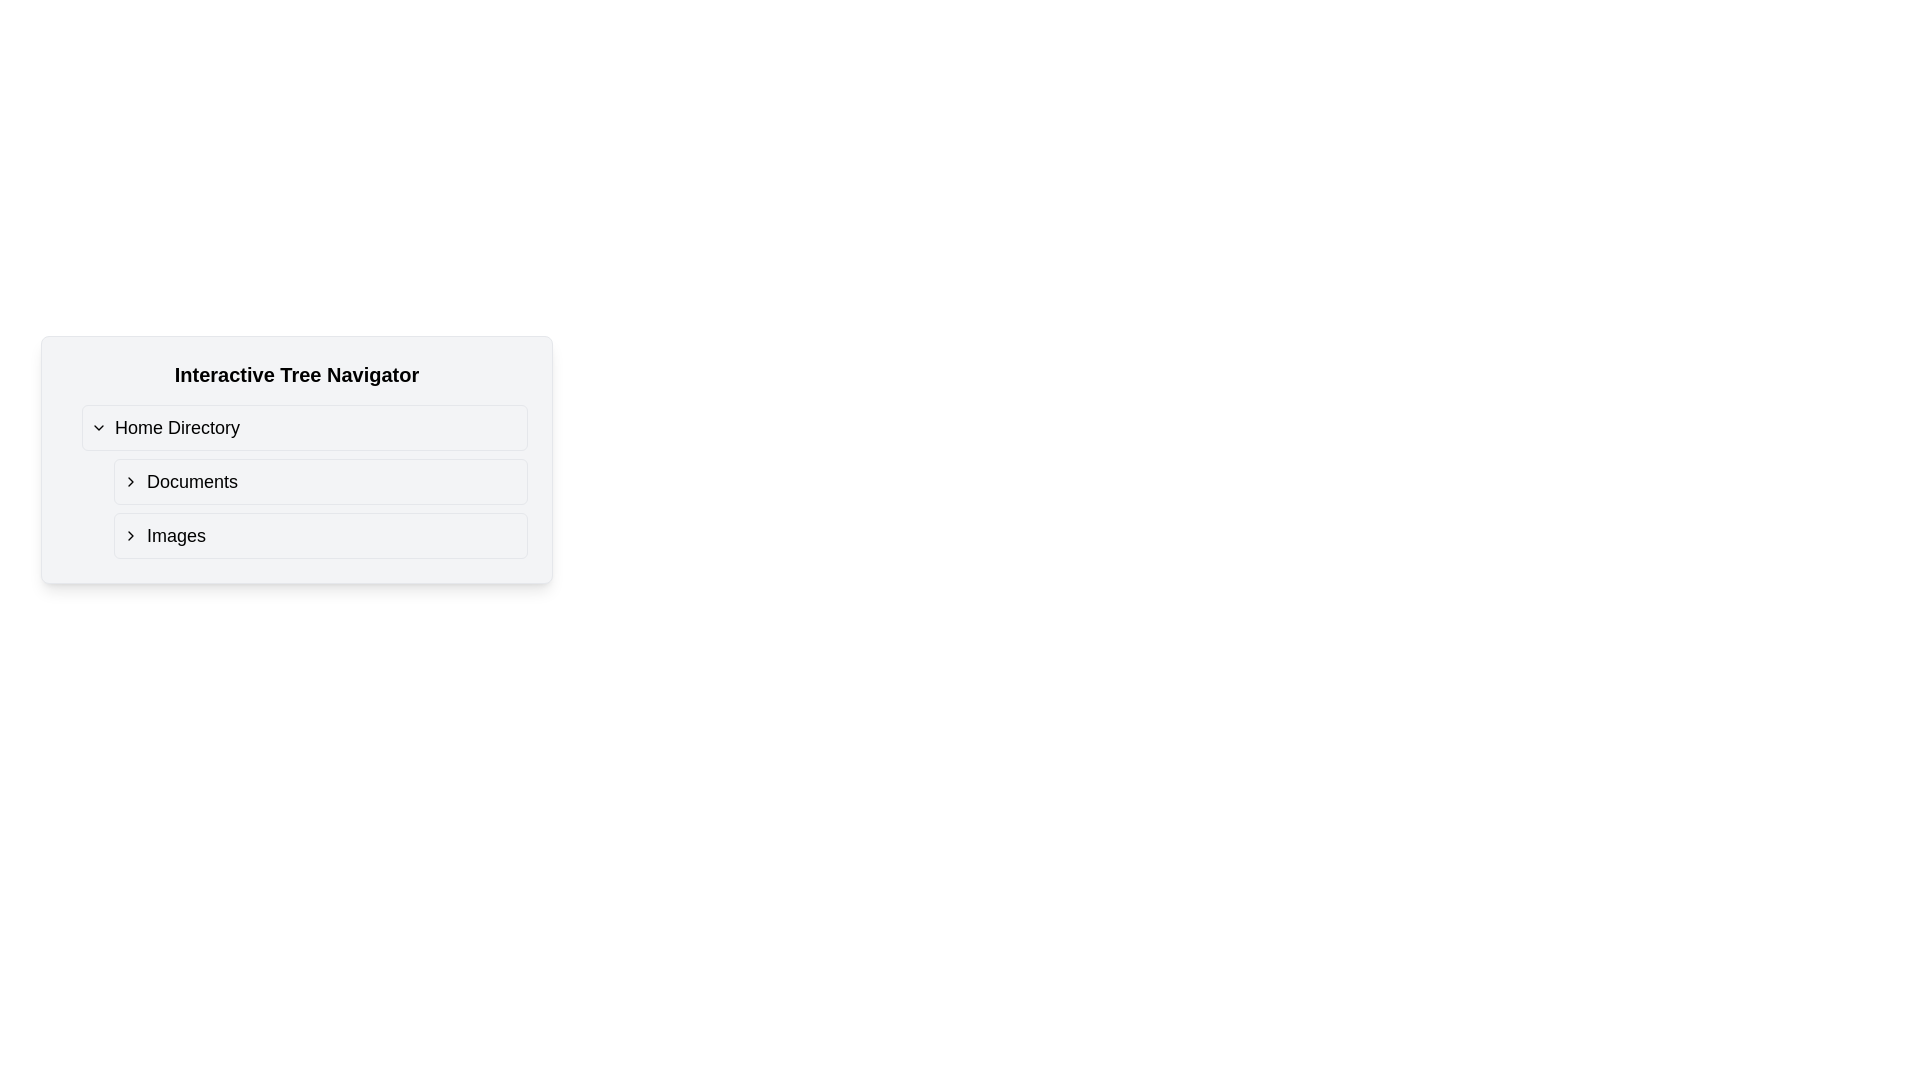 The width and height of the screenshot is (1920, 1080). What do you see at coordinates (296, 374) in the screenshot?
I see `the Header text element that indicates the content pertains to the Interactive Tree Navigator interface` at bounding box center [296, 374].